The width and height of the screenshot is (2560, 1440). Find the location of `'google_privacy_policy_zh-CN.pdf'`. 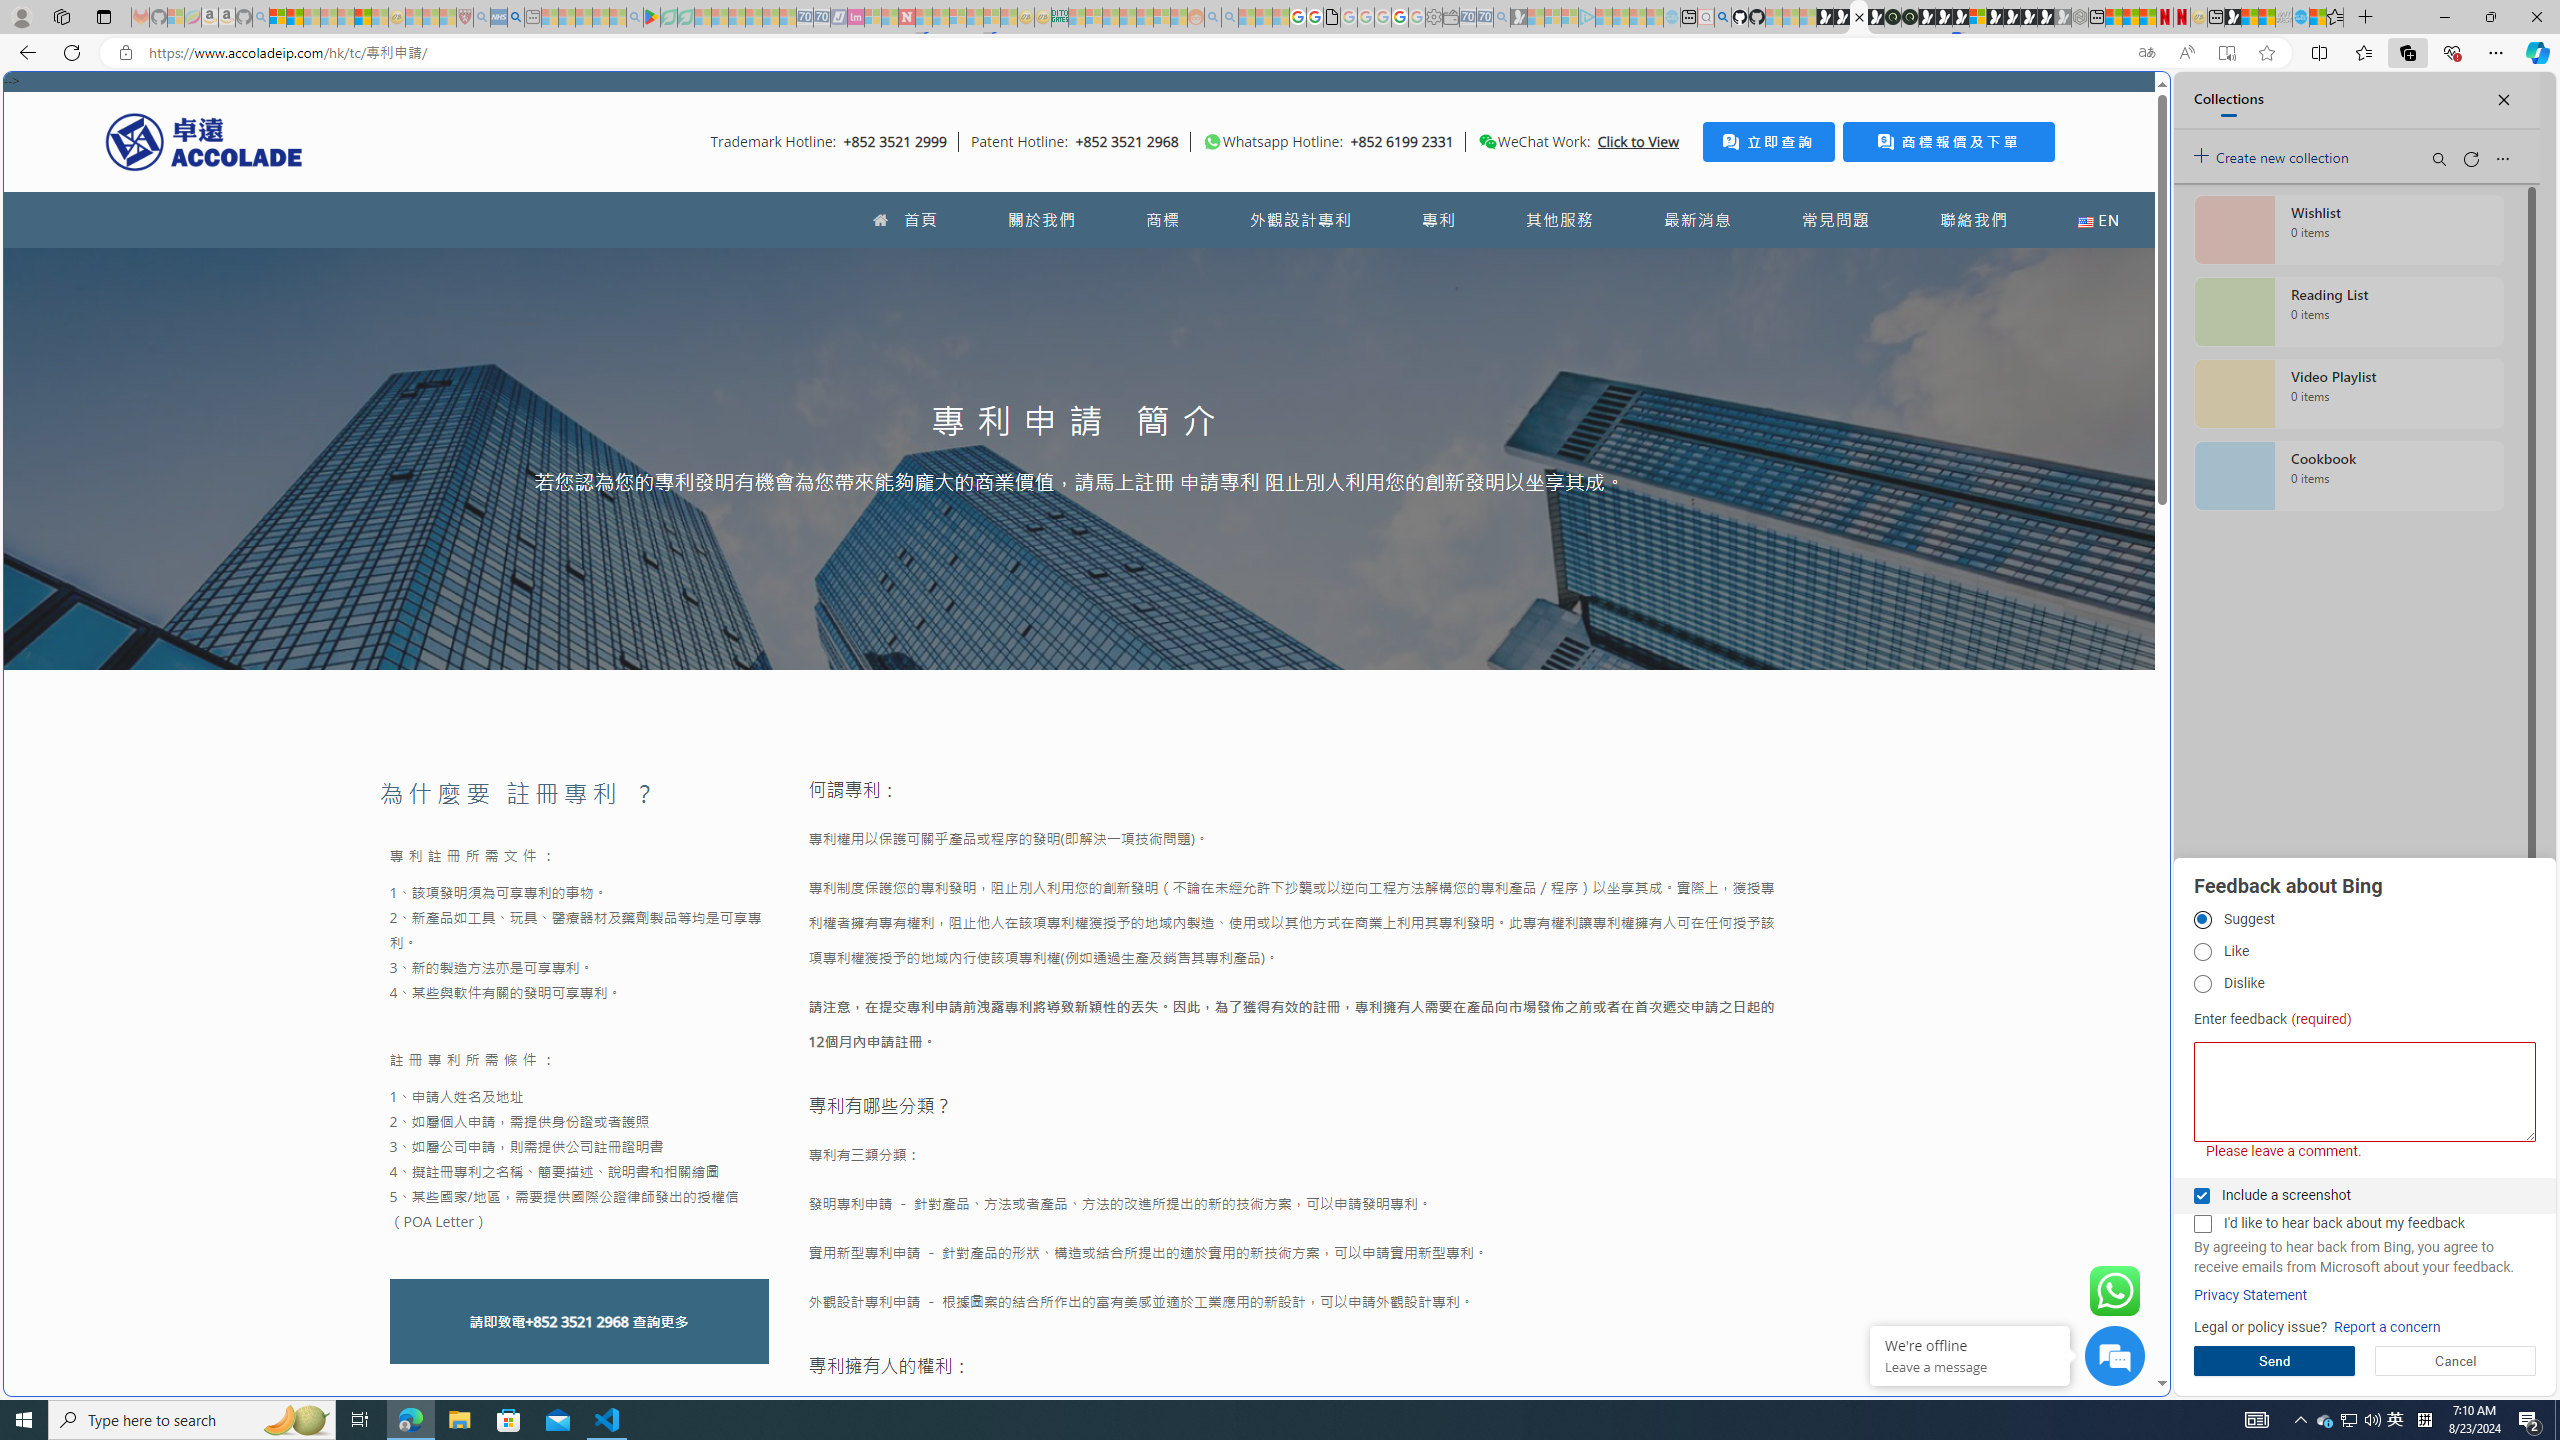

'google_privacy_policy_zh-CN.pdf' is located at coordinates (1332, 16).